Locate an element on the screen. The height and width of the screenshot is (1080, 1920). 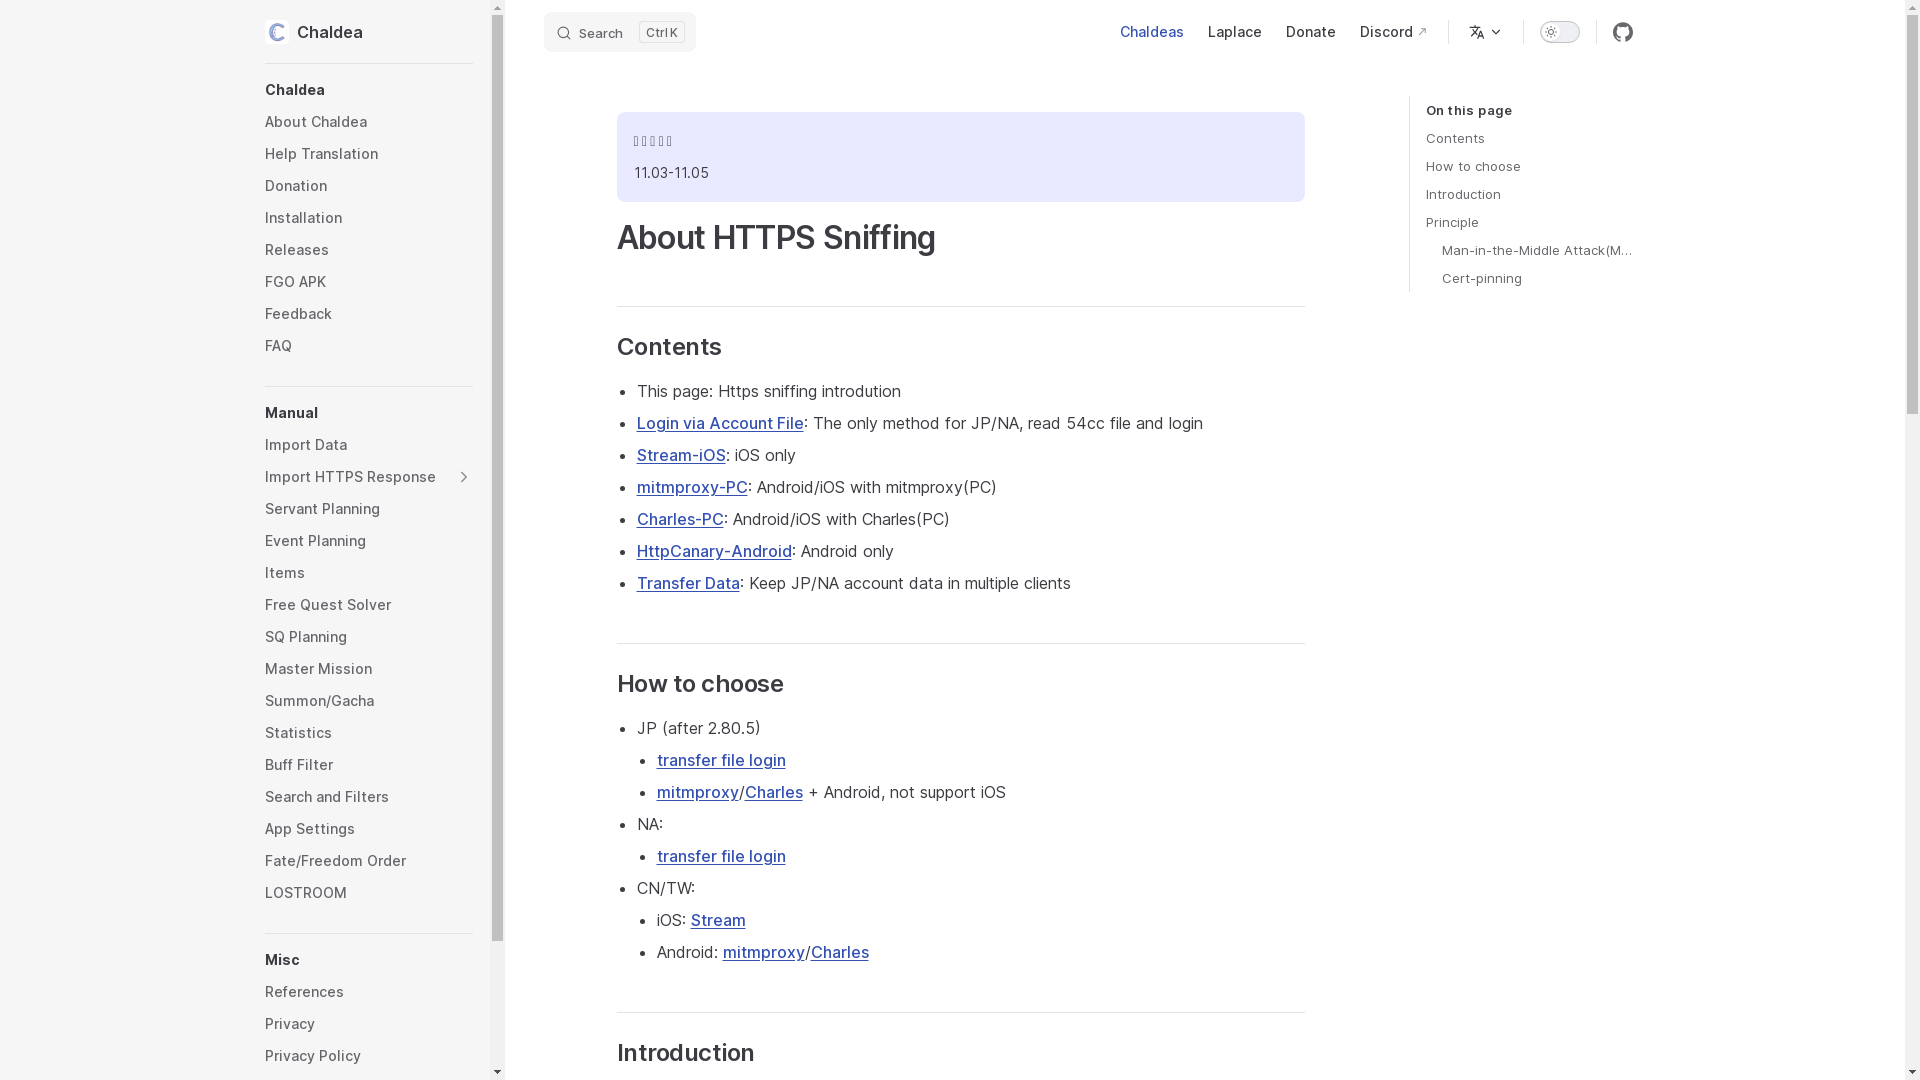
'Import Data' is located at coordinates (368, 443).